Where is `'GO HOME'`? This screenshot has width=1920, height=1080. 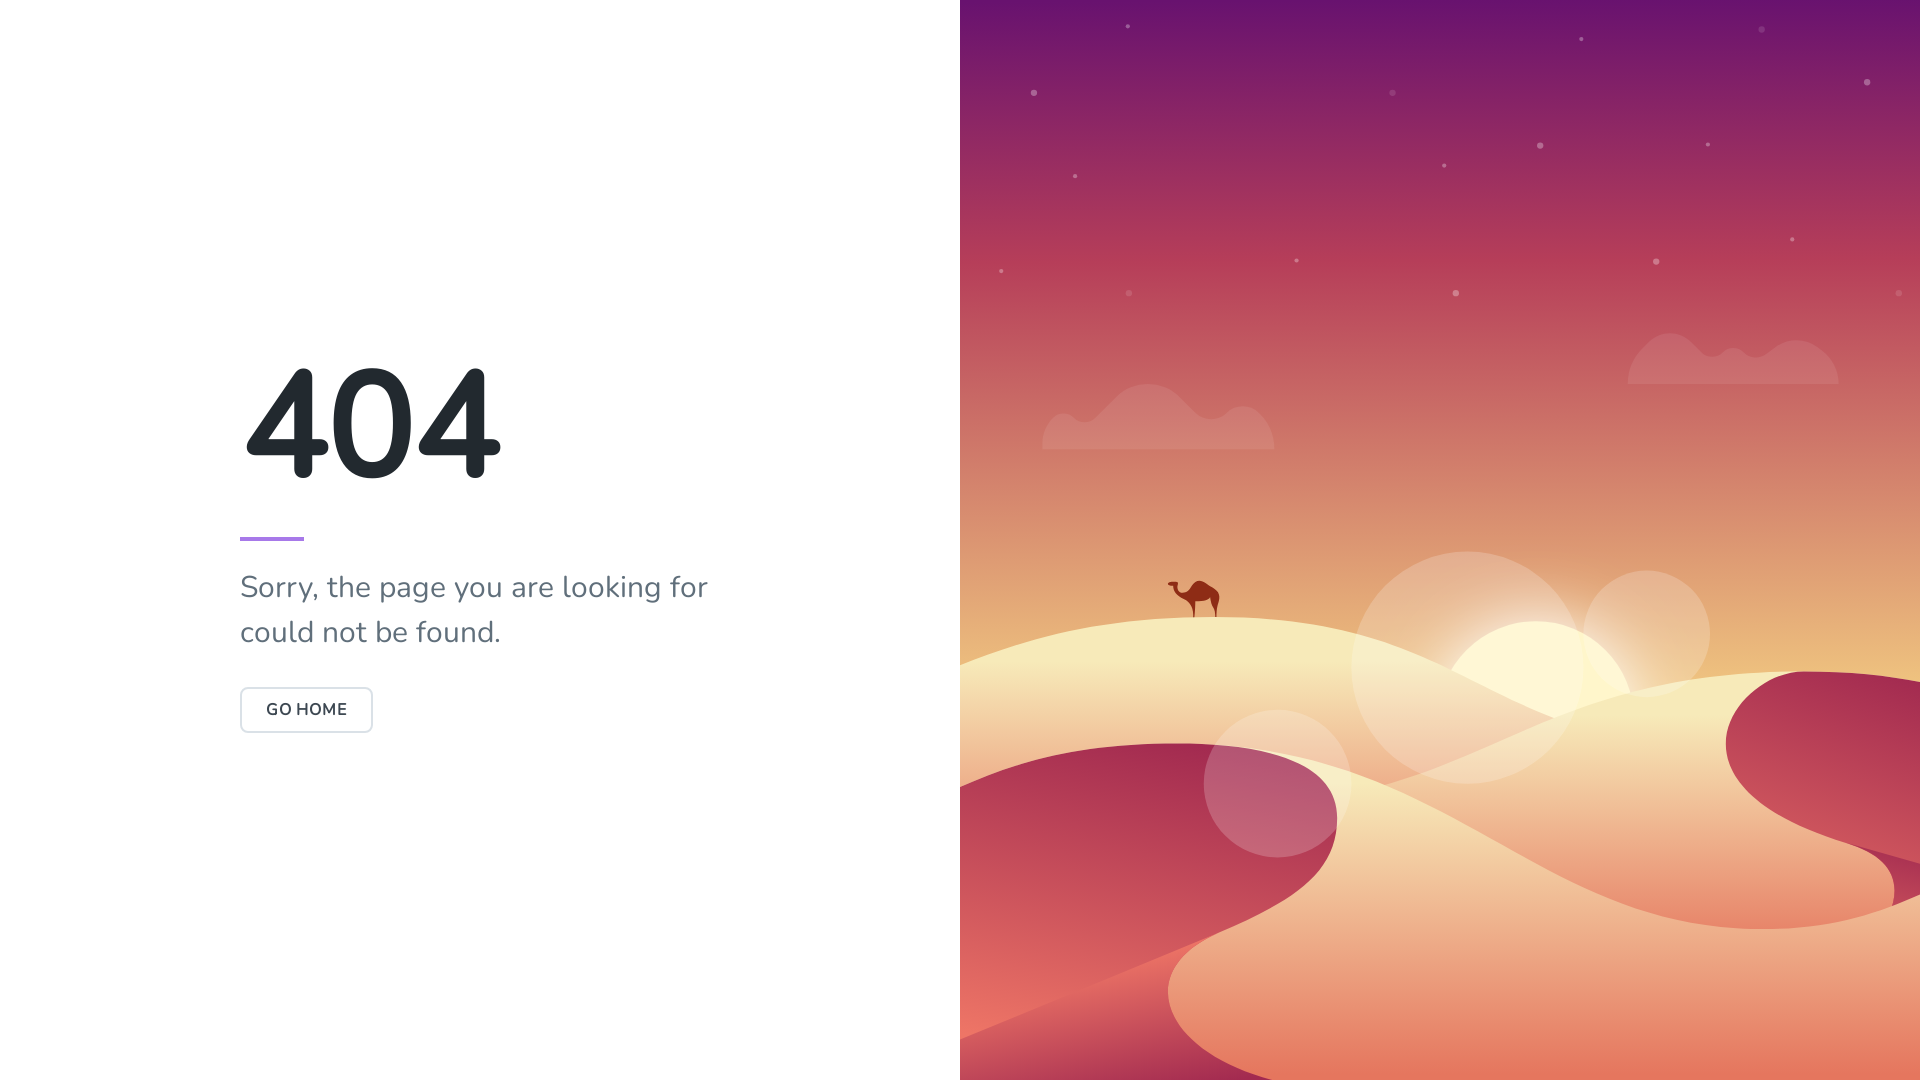 'GO HOME' is located at coordinates (305, 708).